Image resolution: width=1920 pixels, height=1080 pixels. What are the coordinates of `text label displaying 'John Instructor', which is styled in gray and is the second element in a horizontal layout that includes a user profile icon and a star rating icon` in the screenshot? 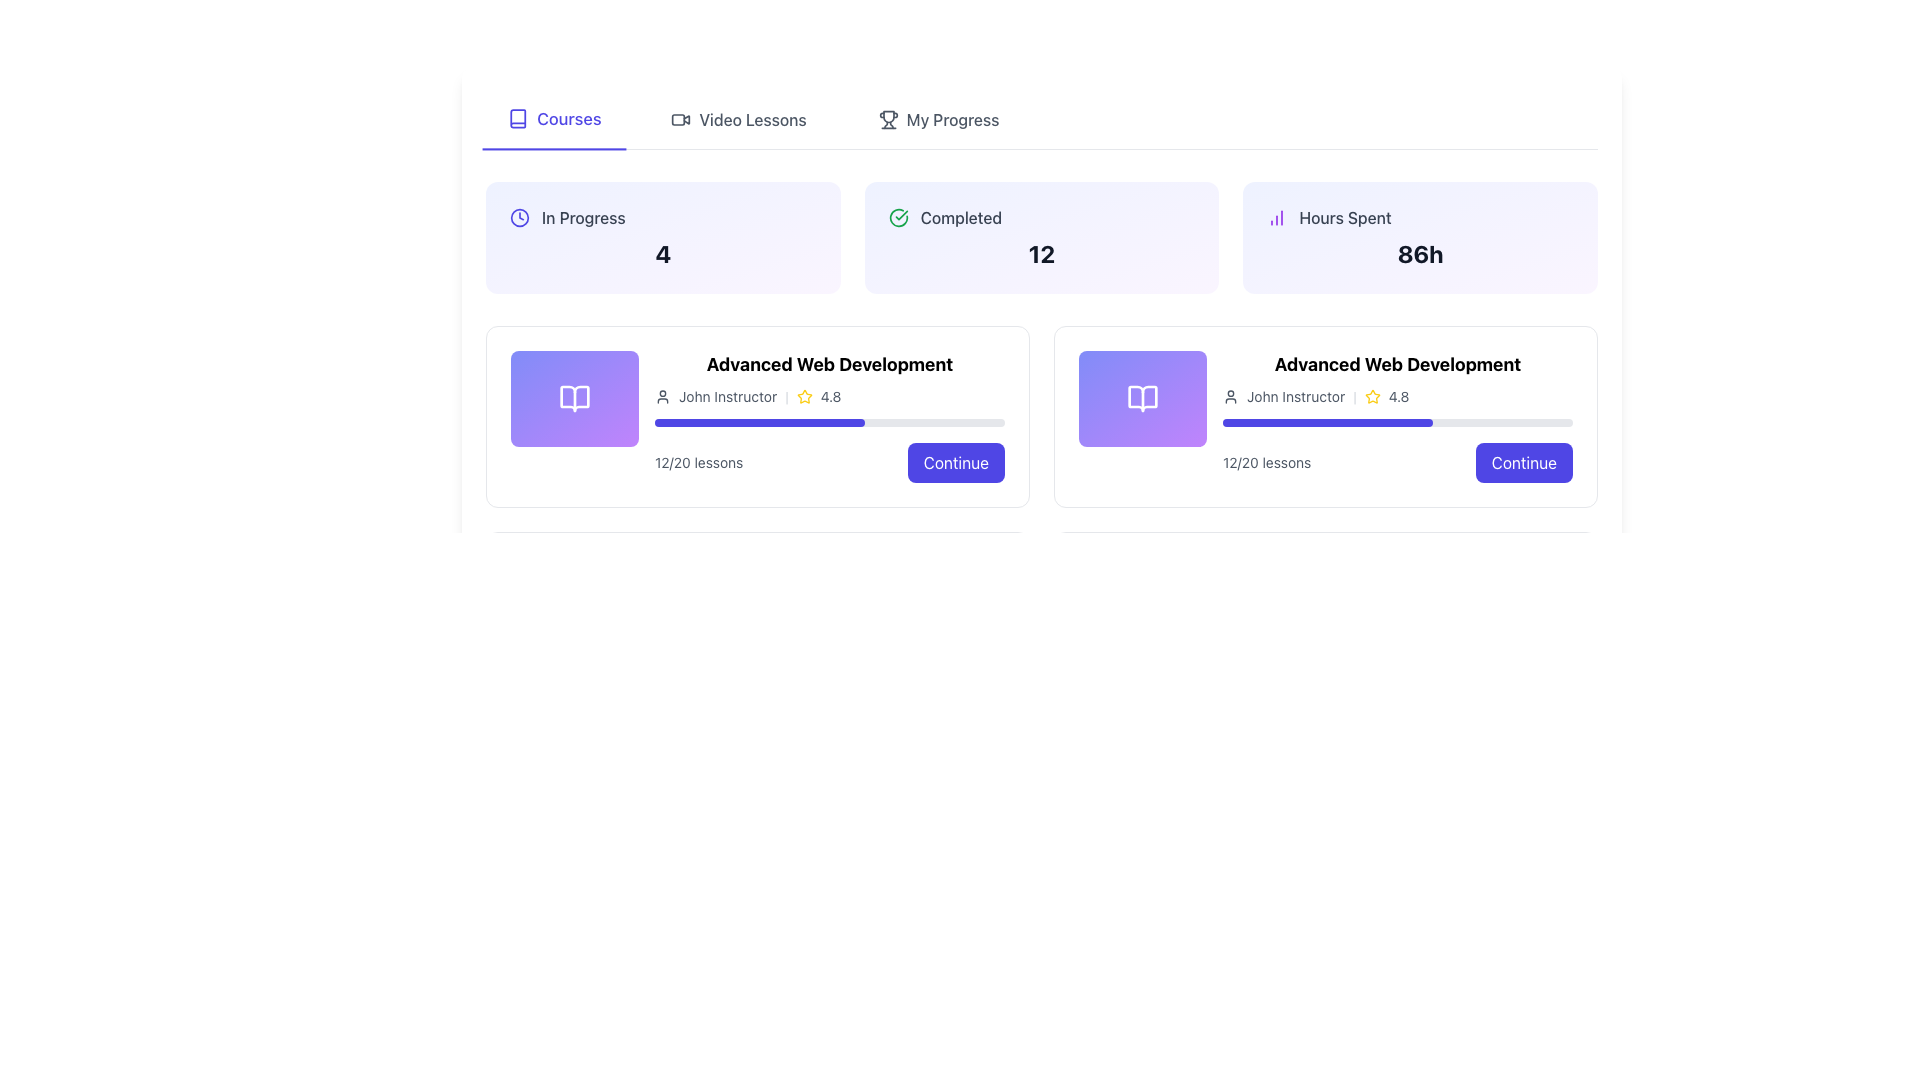 It's located at (727, 397).